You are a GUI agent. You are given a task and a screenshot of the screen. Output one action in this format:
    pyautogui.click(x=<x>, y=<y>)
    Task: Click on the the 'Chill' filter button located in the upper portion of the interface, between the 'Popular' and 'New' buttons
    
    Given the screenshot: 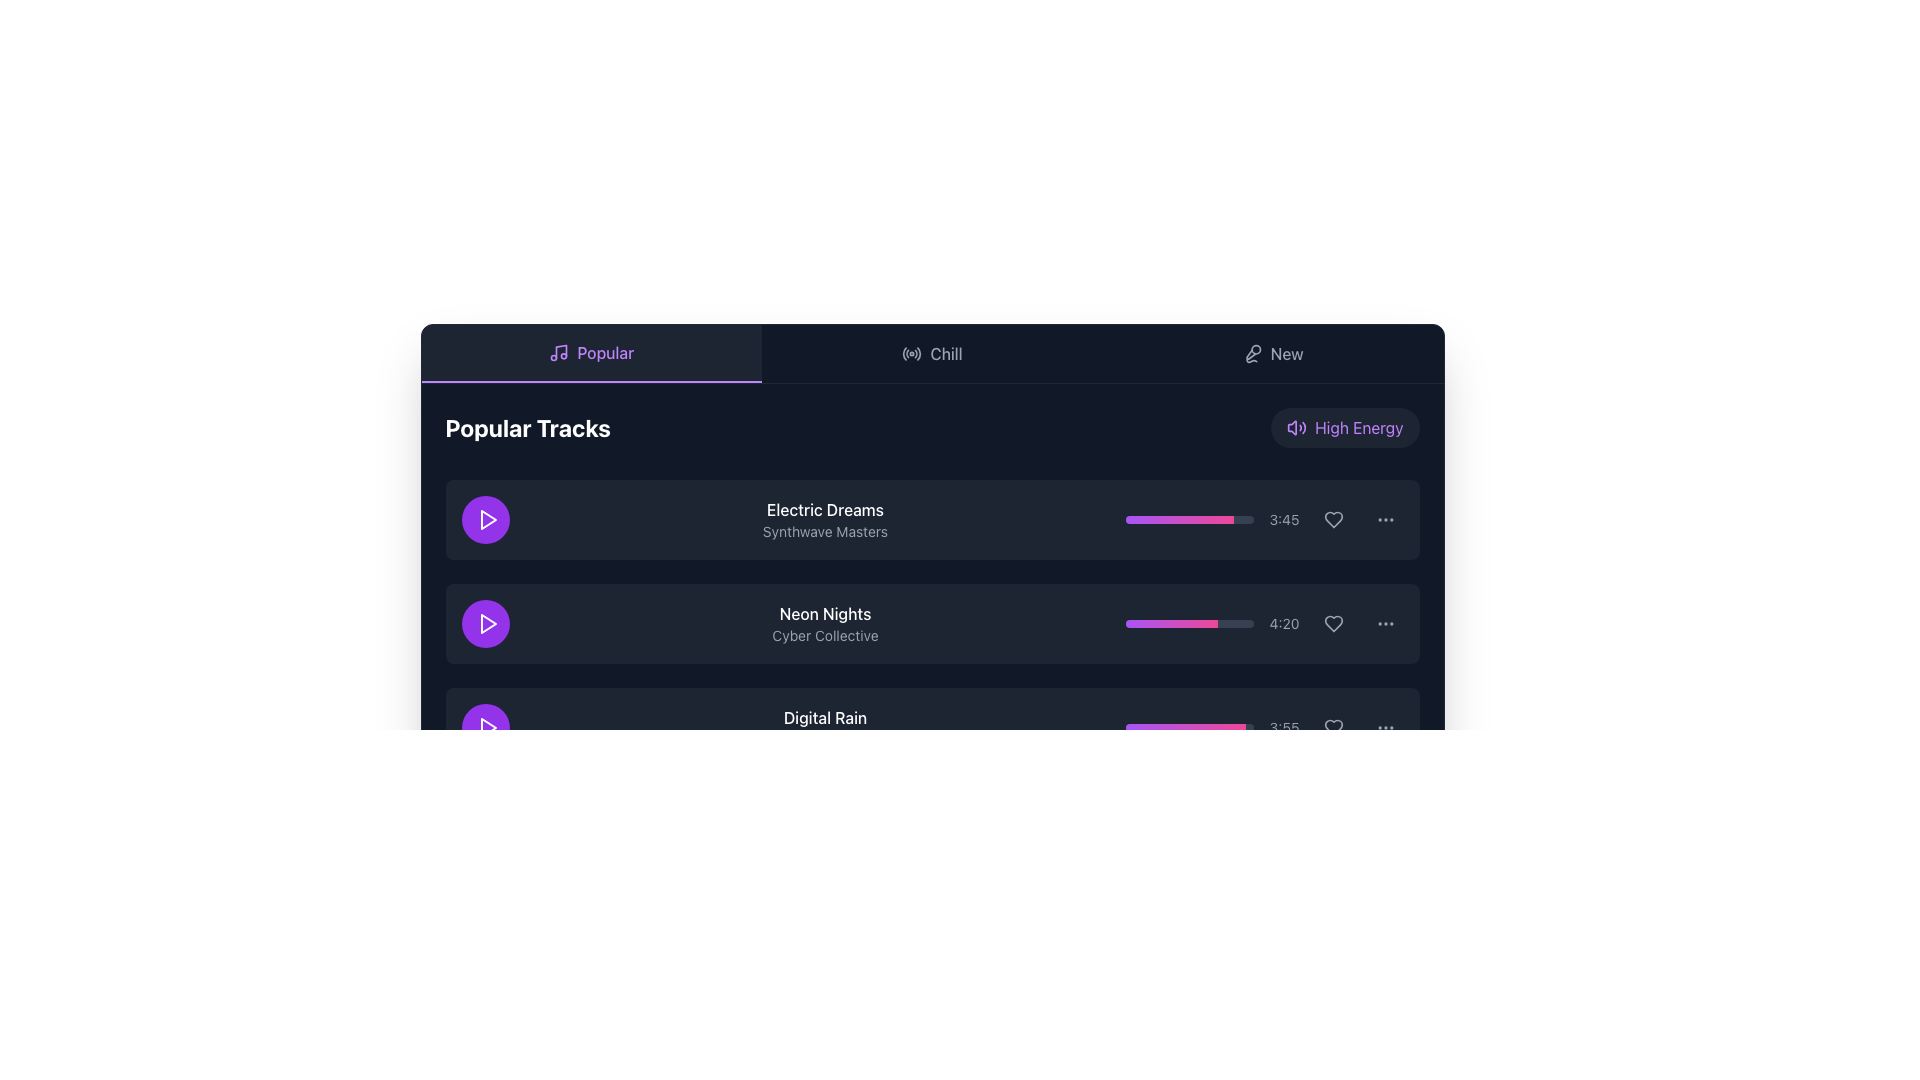 What is the action you would take?
    pyautogui.click(x=931, y=353)
    